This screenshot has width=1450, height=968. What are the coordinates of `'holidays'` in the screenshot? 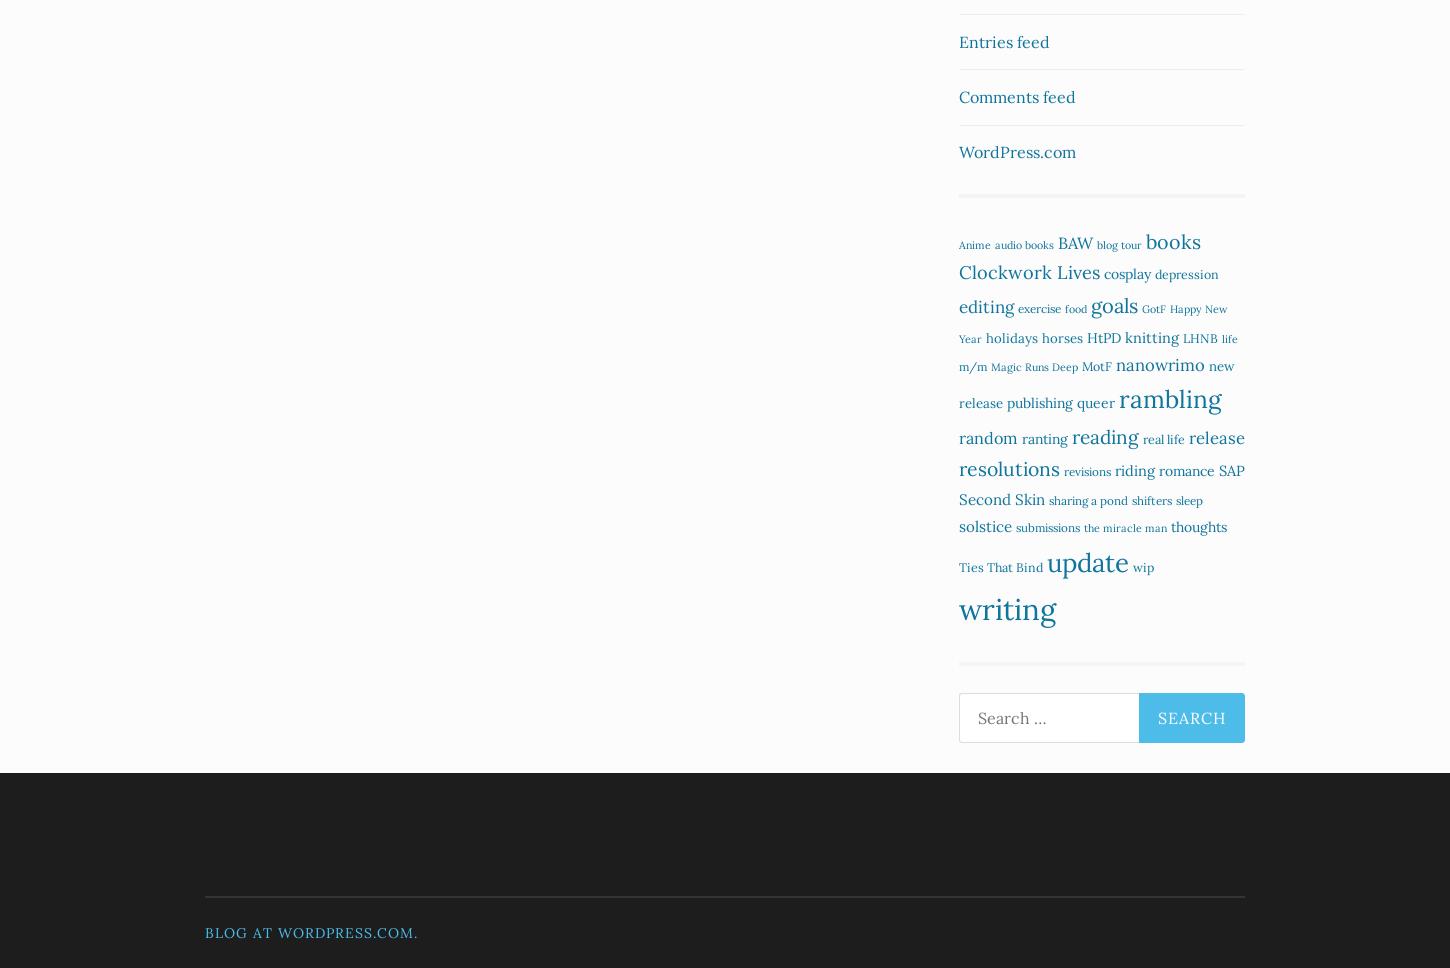 It's located at (986, 337).